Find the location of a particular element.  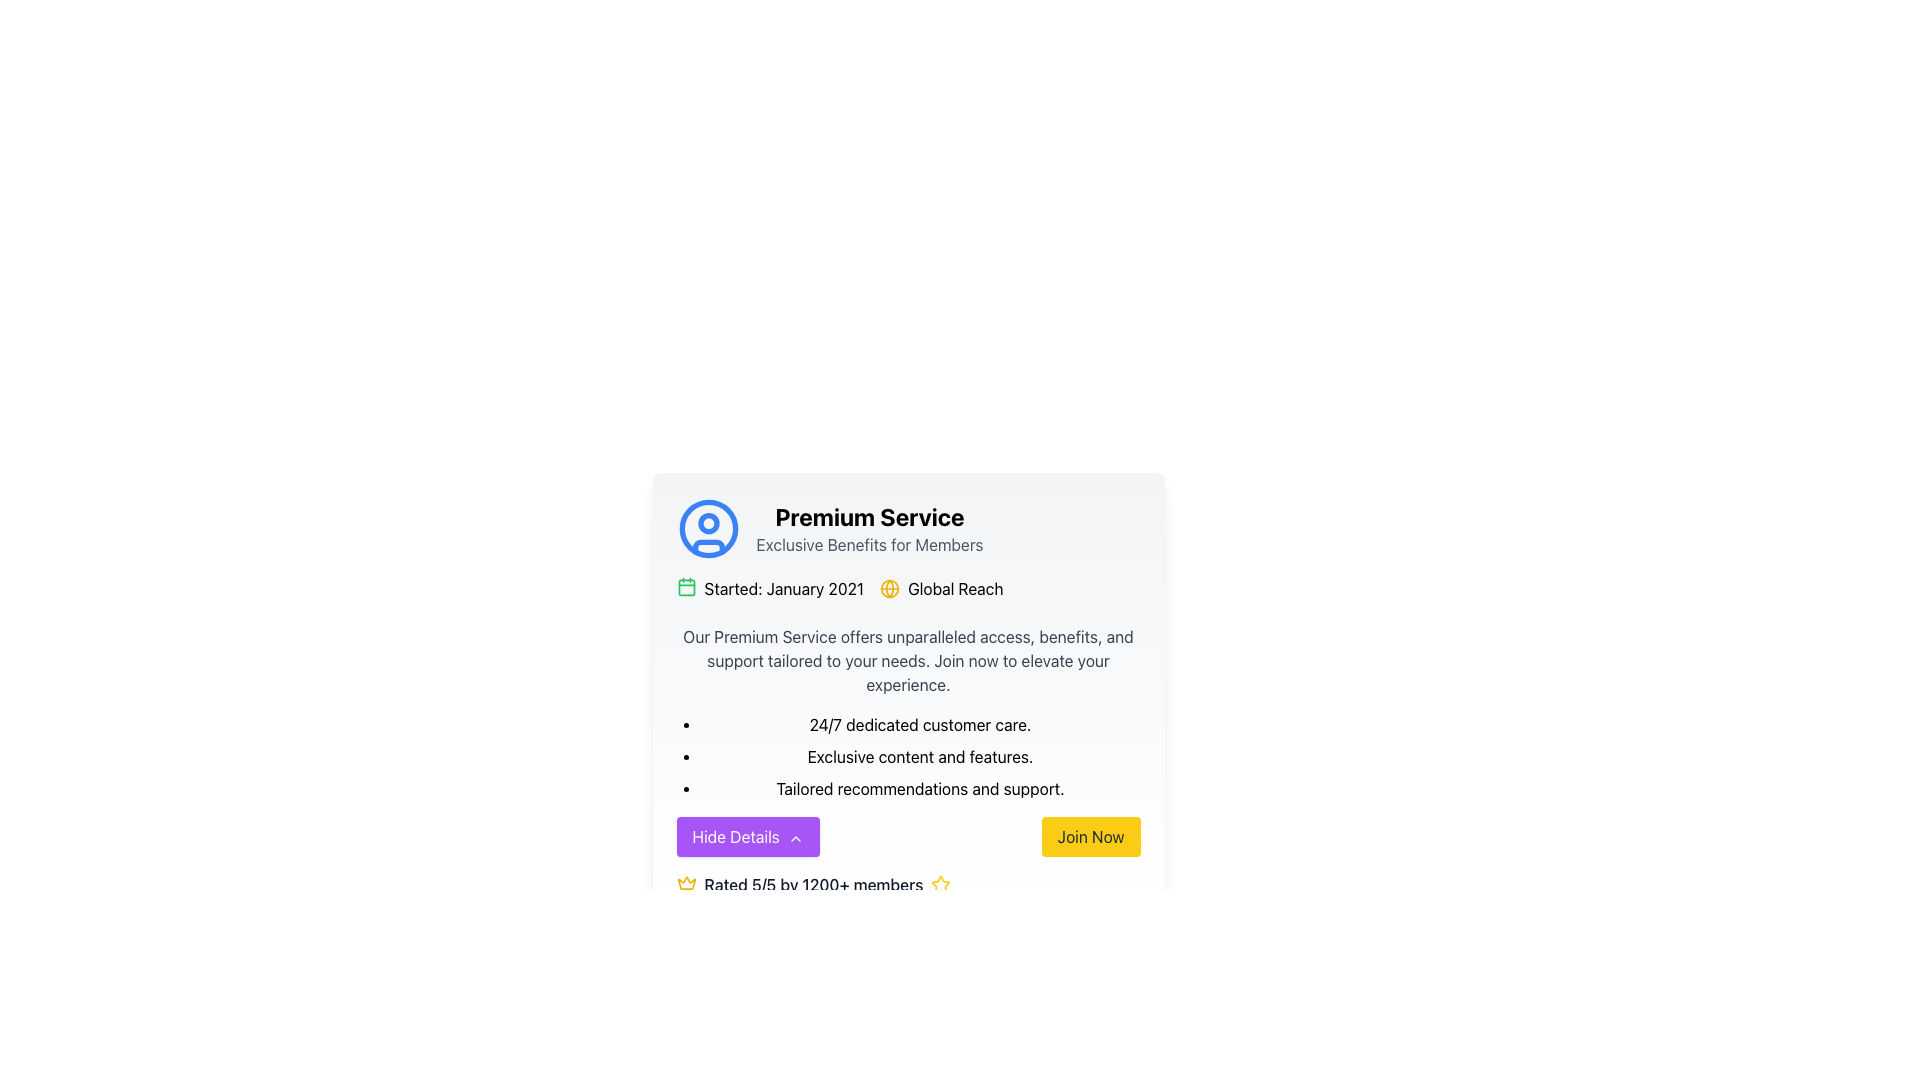

the yellow star icon located at the rightmost section of the rating cluster, adjacent to the 'Rated 5/5 by 1200+ members' text is located at coordinates (940, 883).